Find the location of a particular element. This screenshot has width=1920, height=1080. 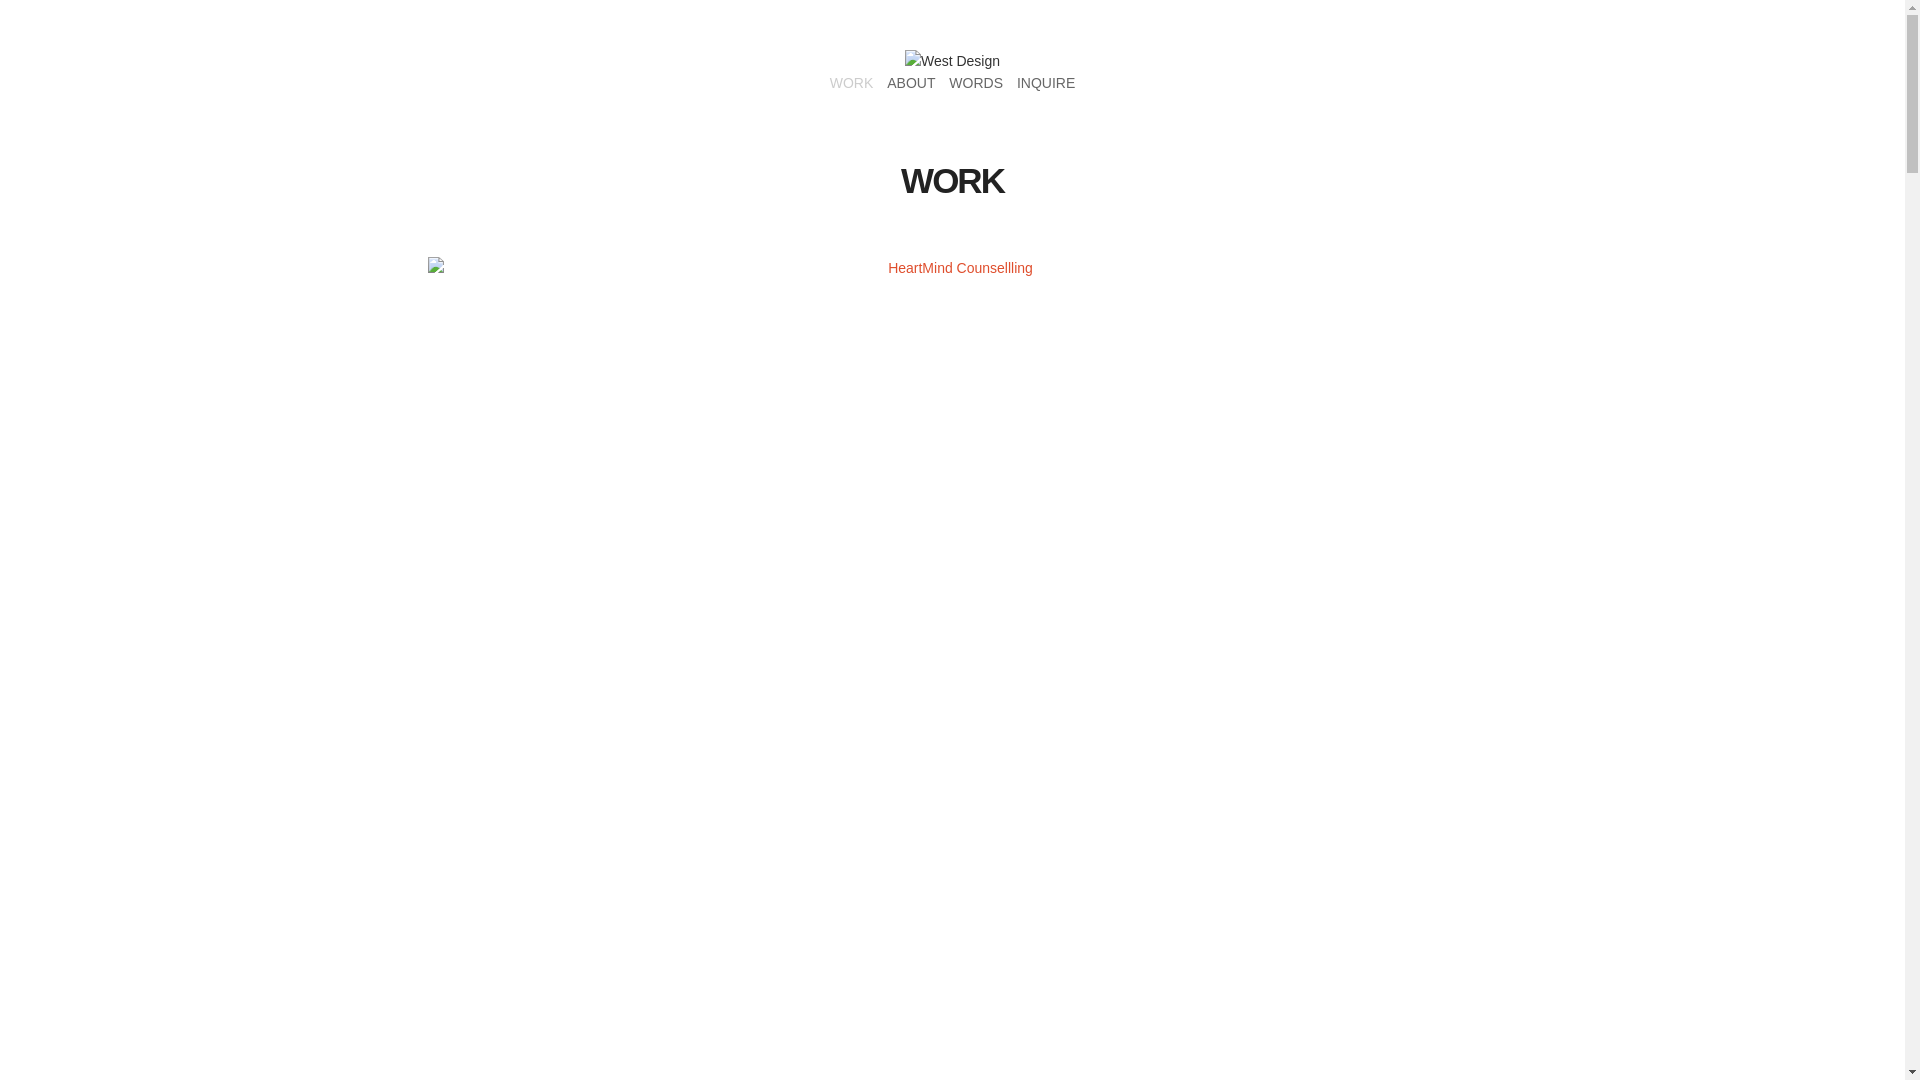

'WORDS' is located at coordinates (975, 82).